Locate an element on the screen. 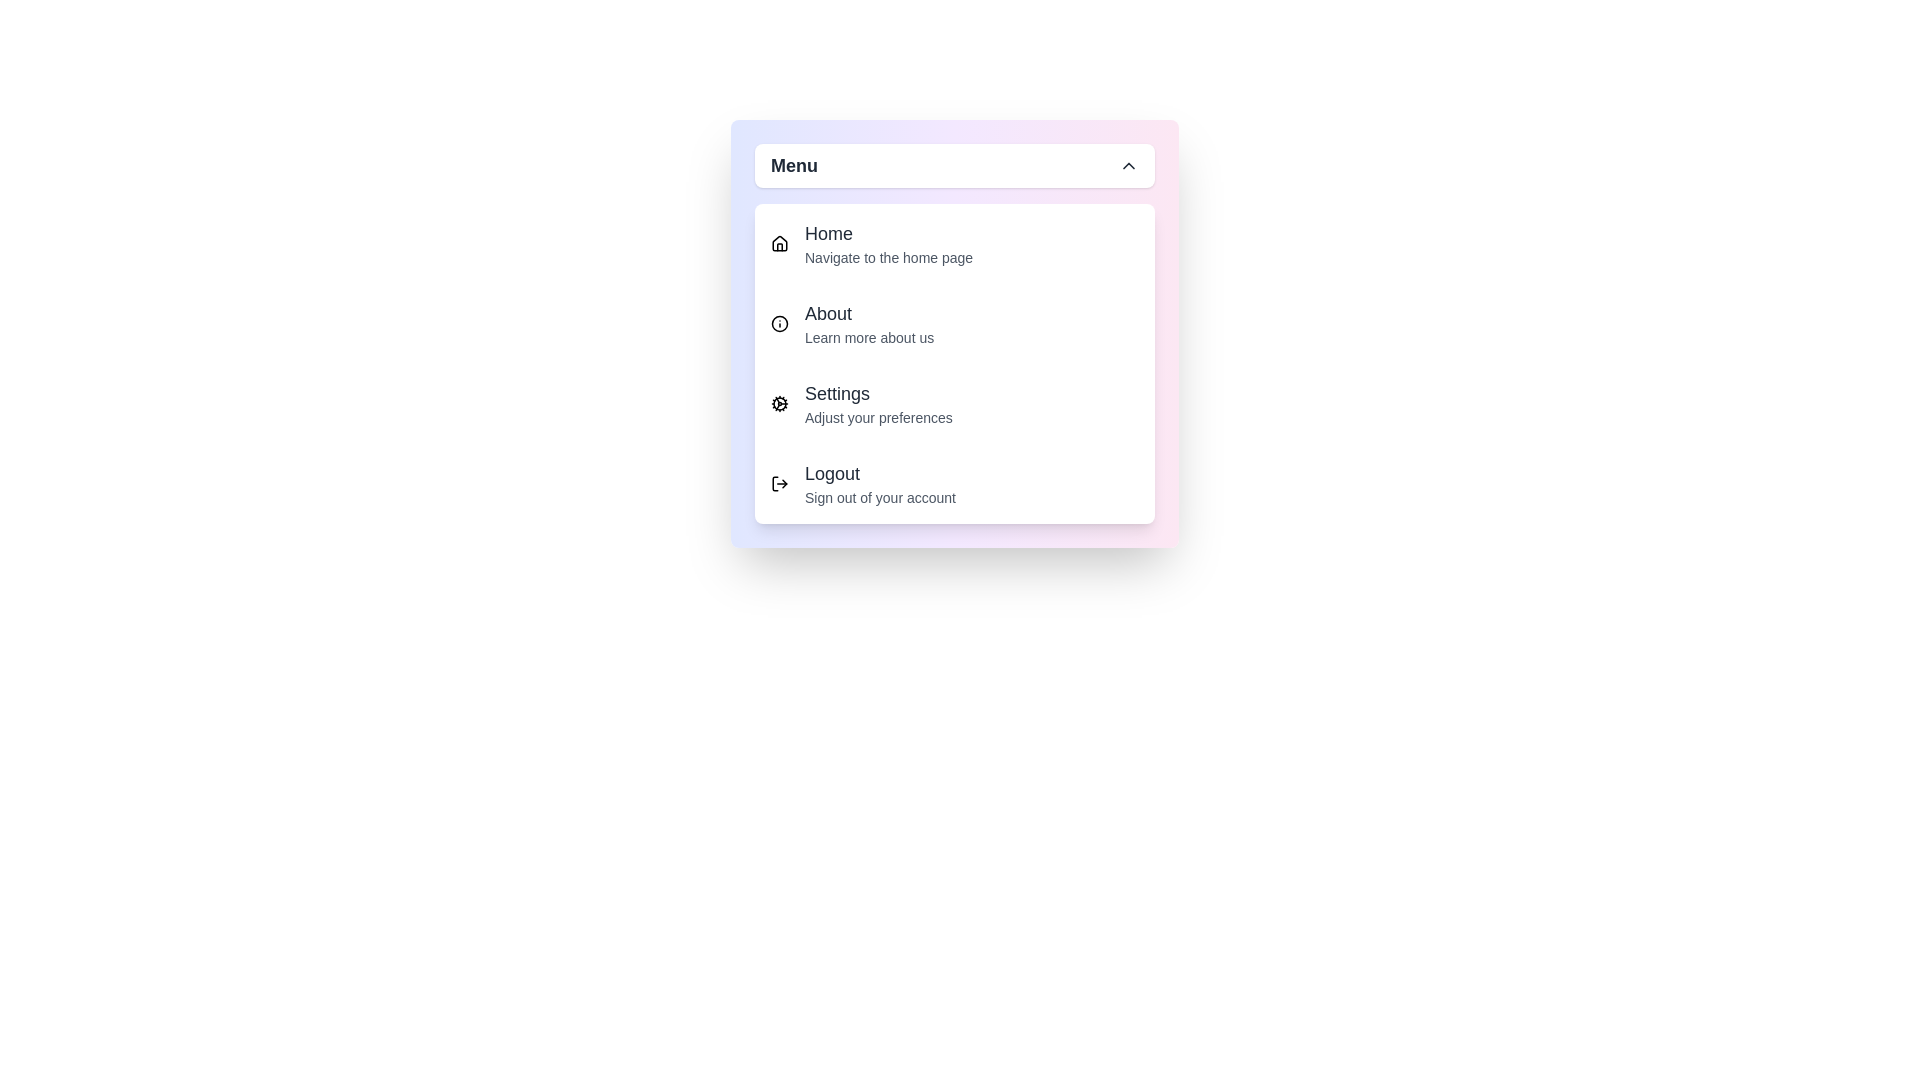 Image resolution: width=1920 pixels, height=1080 pixels. the menu option Logout from the available options is located at coordinates (954, 483).